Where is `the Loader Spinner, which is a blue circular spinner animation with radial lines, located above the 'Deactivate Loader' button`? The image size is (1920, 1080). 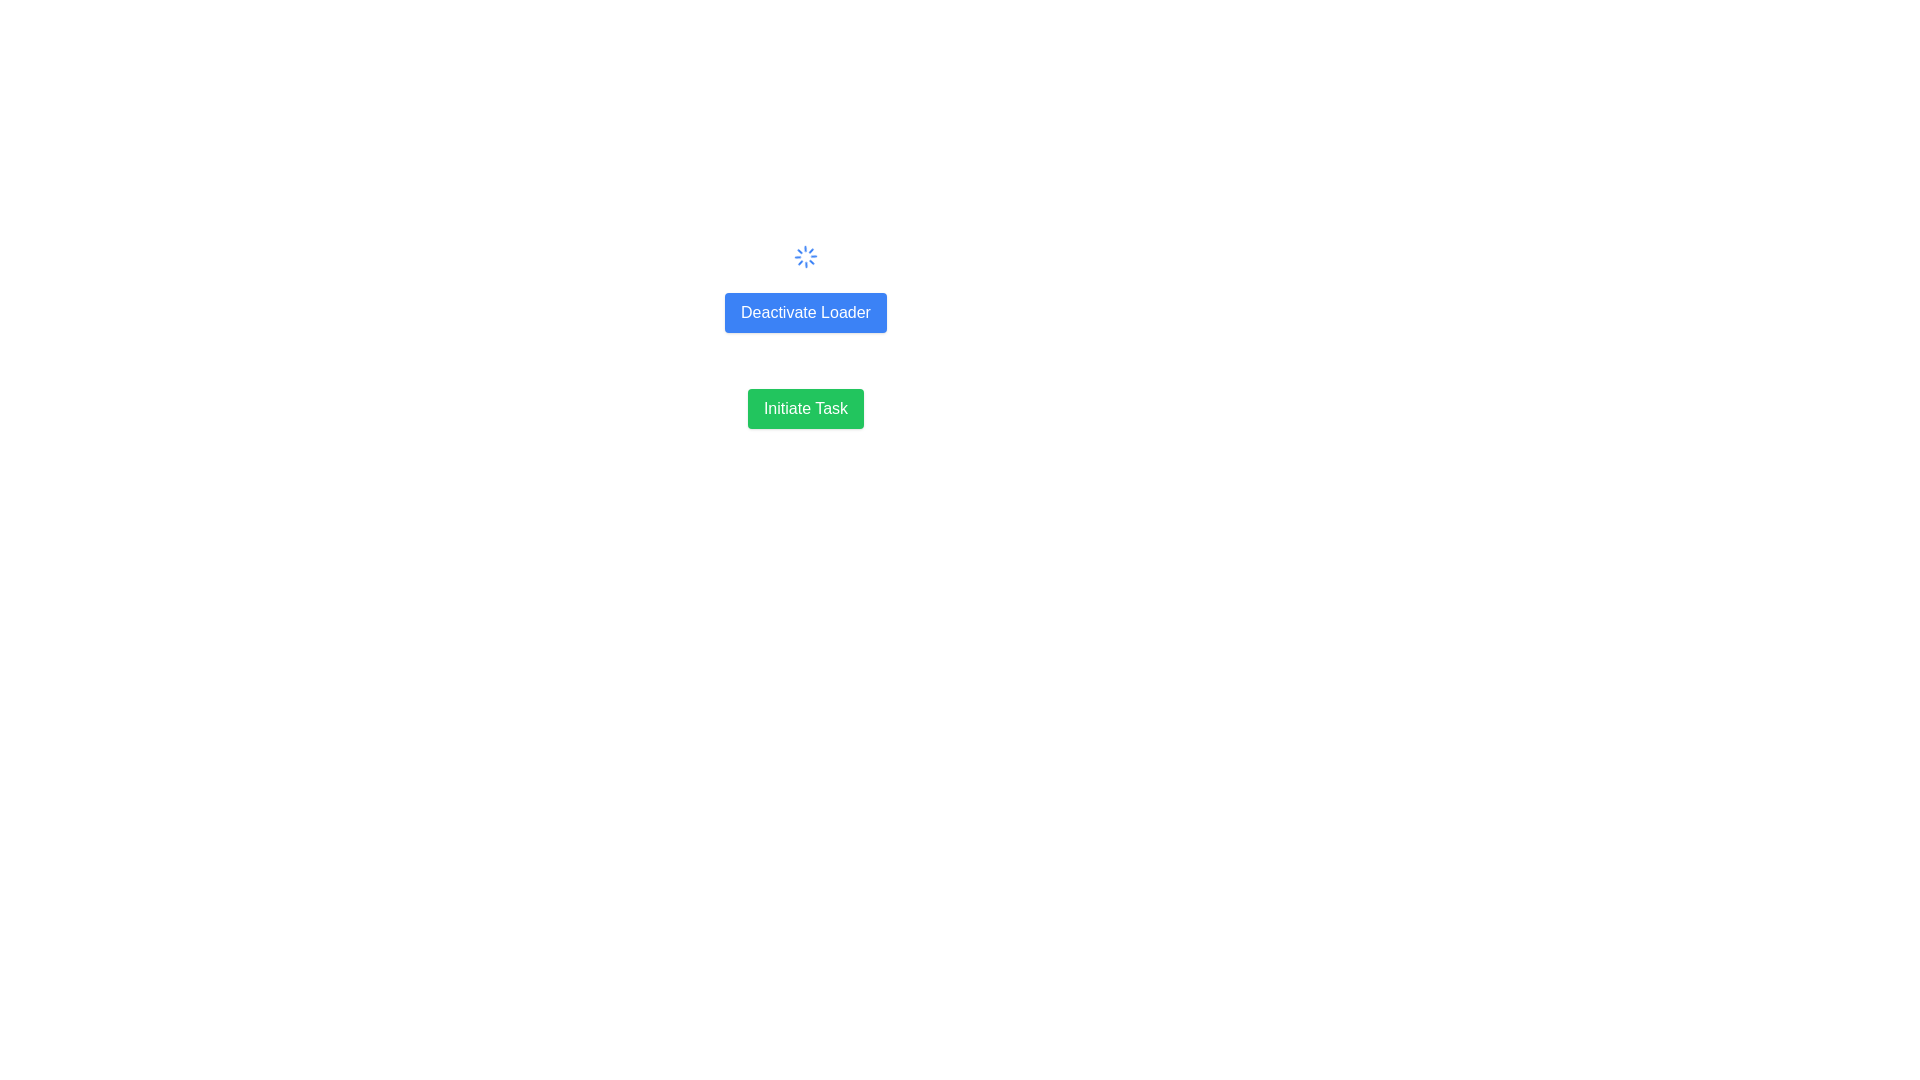 the Loader Spinner, which is a blue circular spinner animation with radial lines, located above the 'Deactivate Loader' button is located at coordinates (806, 264).